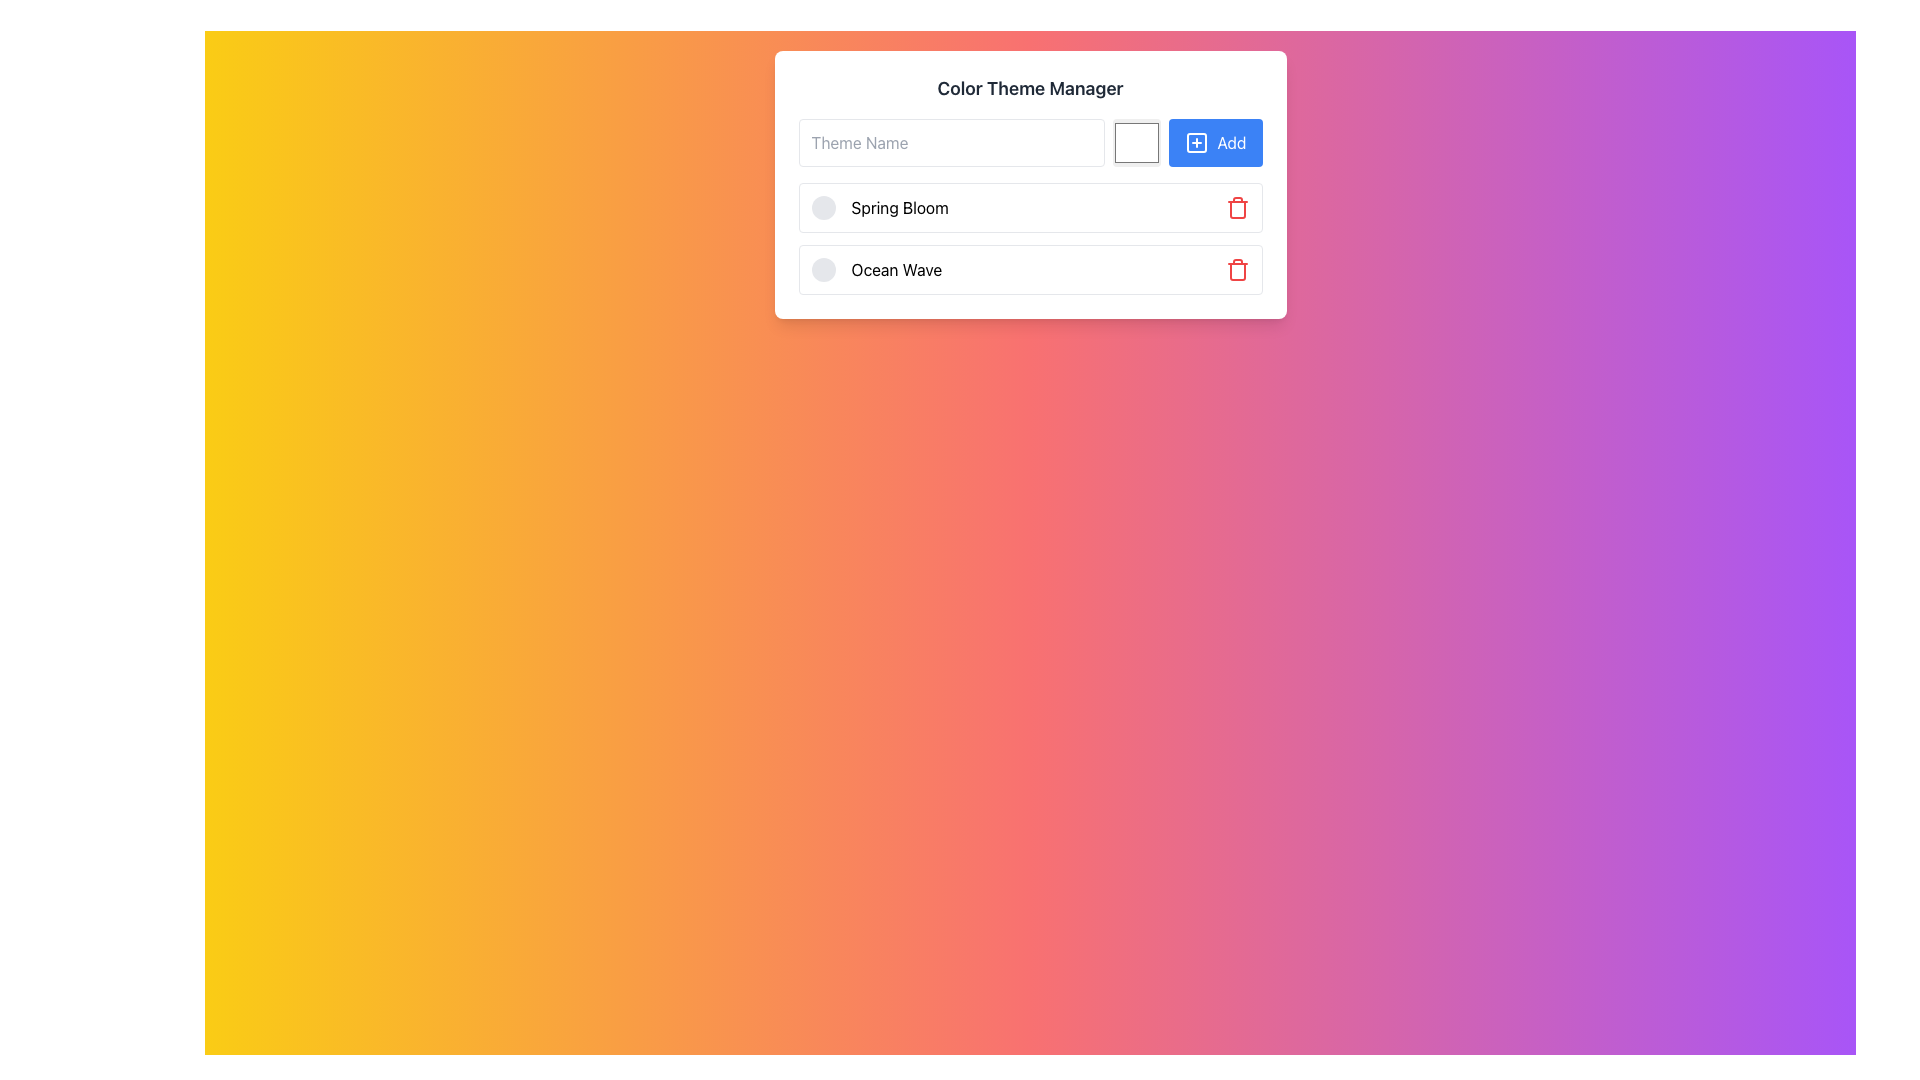  Describe the element at coordinates (1030, 208) in the screenshot. I see `the center of the first color theme item in the Color Theme Manager` at that location.